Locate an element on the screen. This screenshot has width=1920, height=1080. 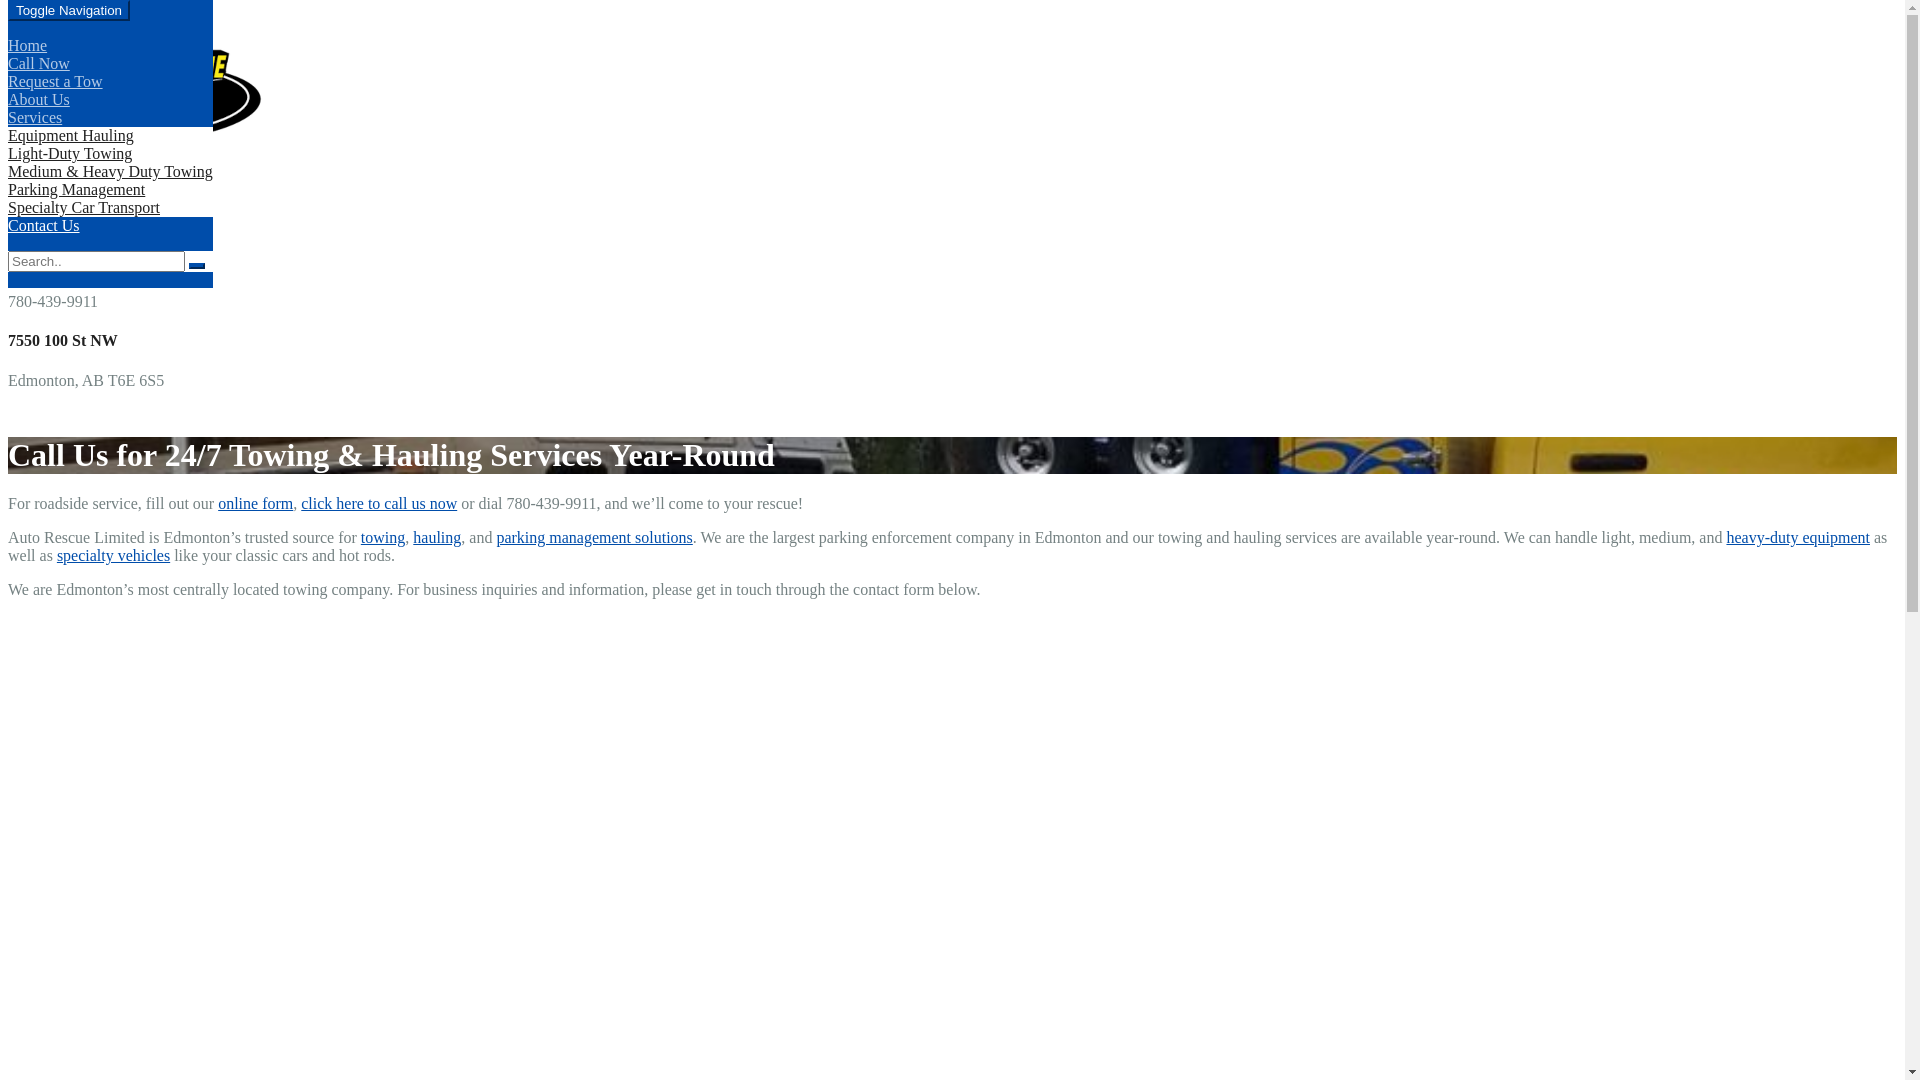
'Parking Management' is located at coordinates (76, 189).